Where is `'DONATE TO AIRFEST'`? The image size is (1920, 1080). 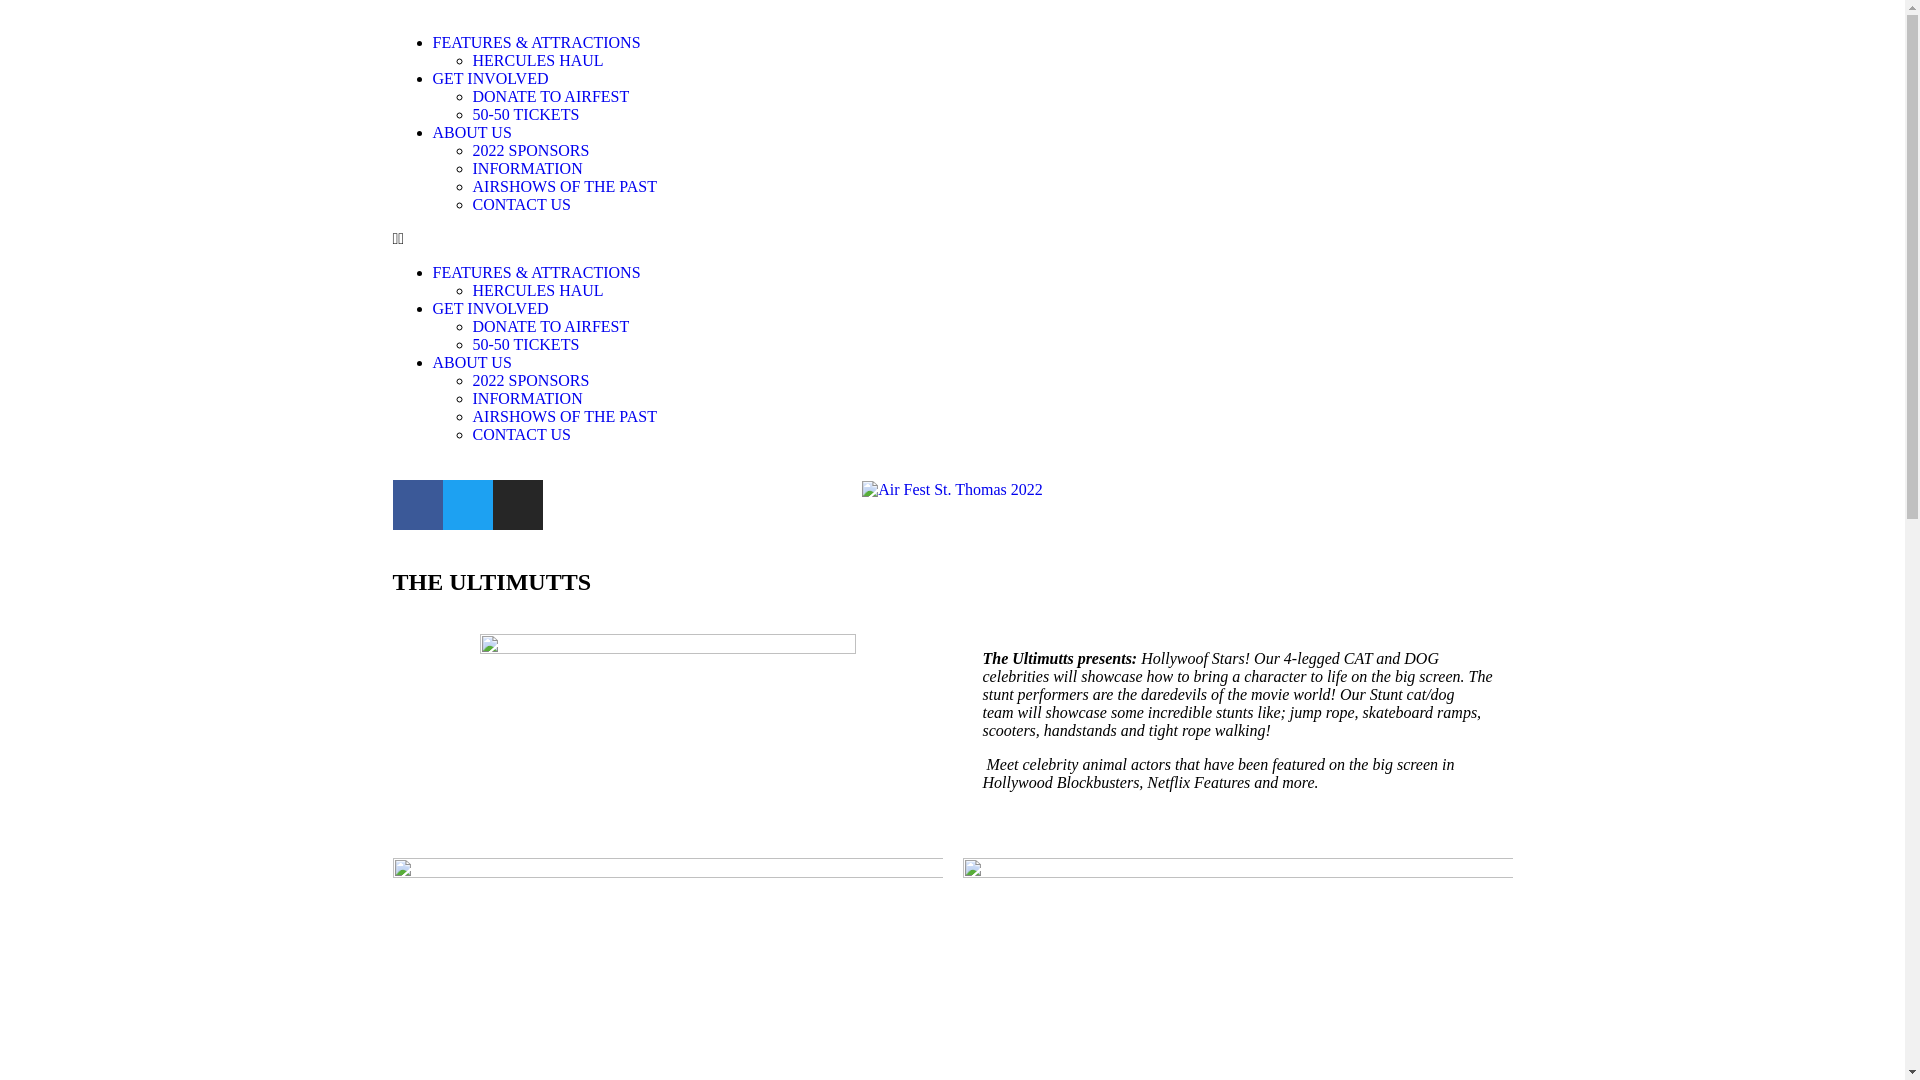
'DONATE TO AIRFEST' is located at coordinates (470, 325).